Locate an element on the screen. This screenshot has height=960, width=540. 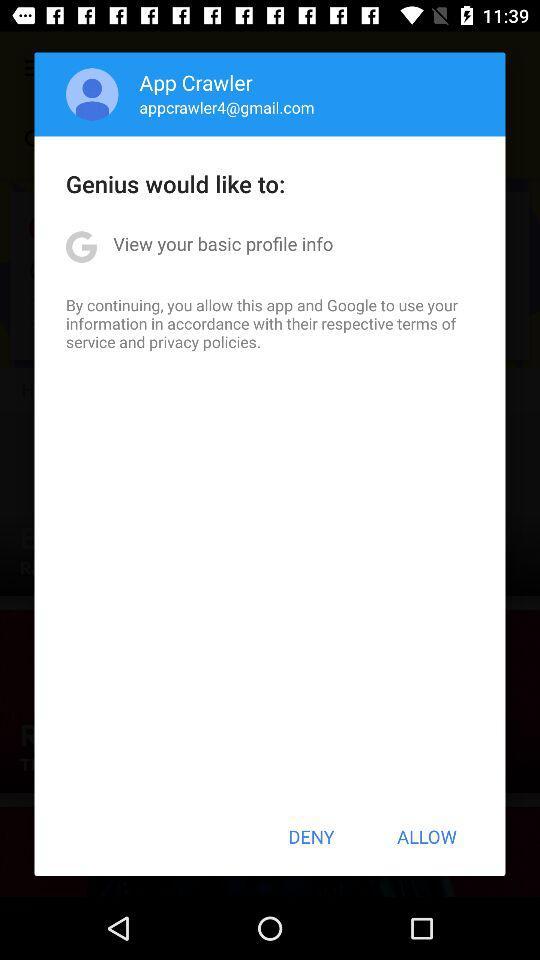
the appcrawler4@gmail.com icon is located at coordinates (226, 107).